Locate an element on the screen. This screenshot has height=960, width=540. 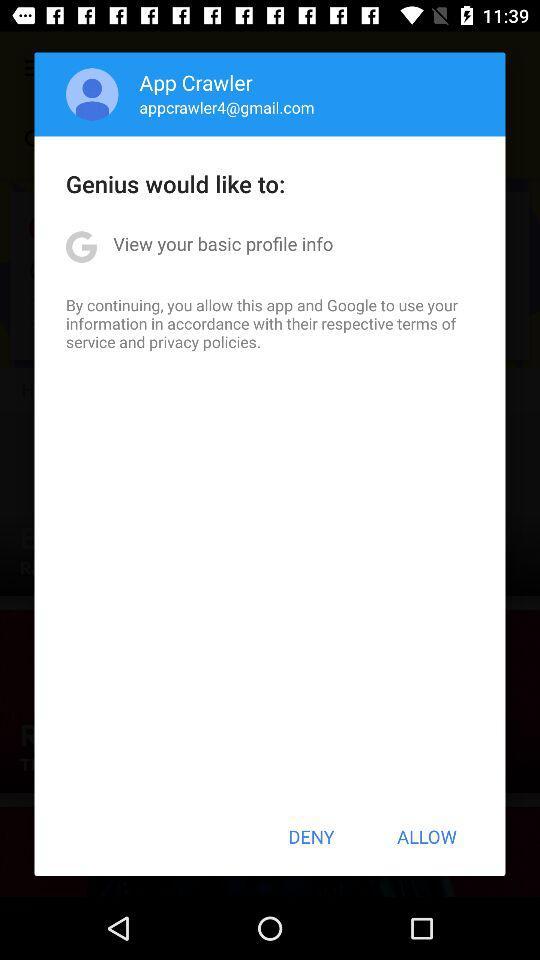
the appcrawler4@gmail.com icon is located at coordinates (226, 107).